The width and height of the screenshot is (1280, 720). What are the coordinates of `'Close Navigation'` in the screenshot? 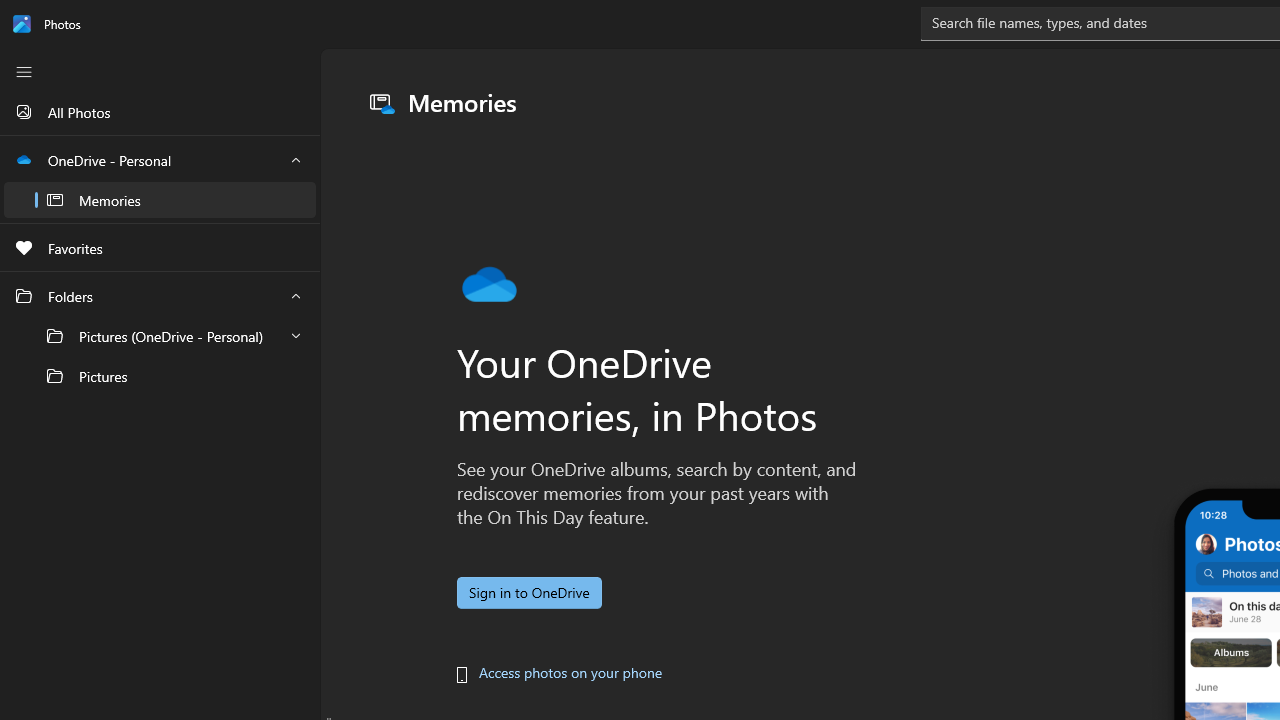 It's located at (23, 71).